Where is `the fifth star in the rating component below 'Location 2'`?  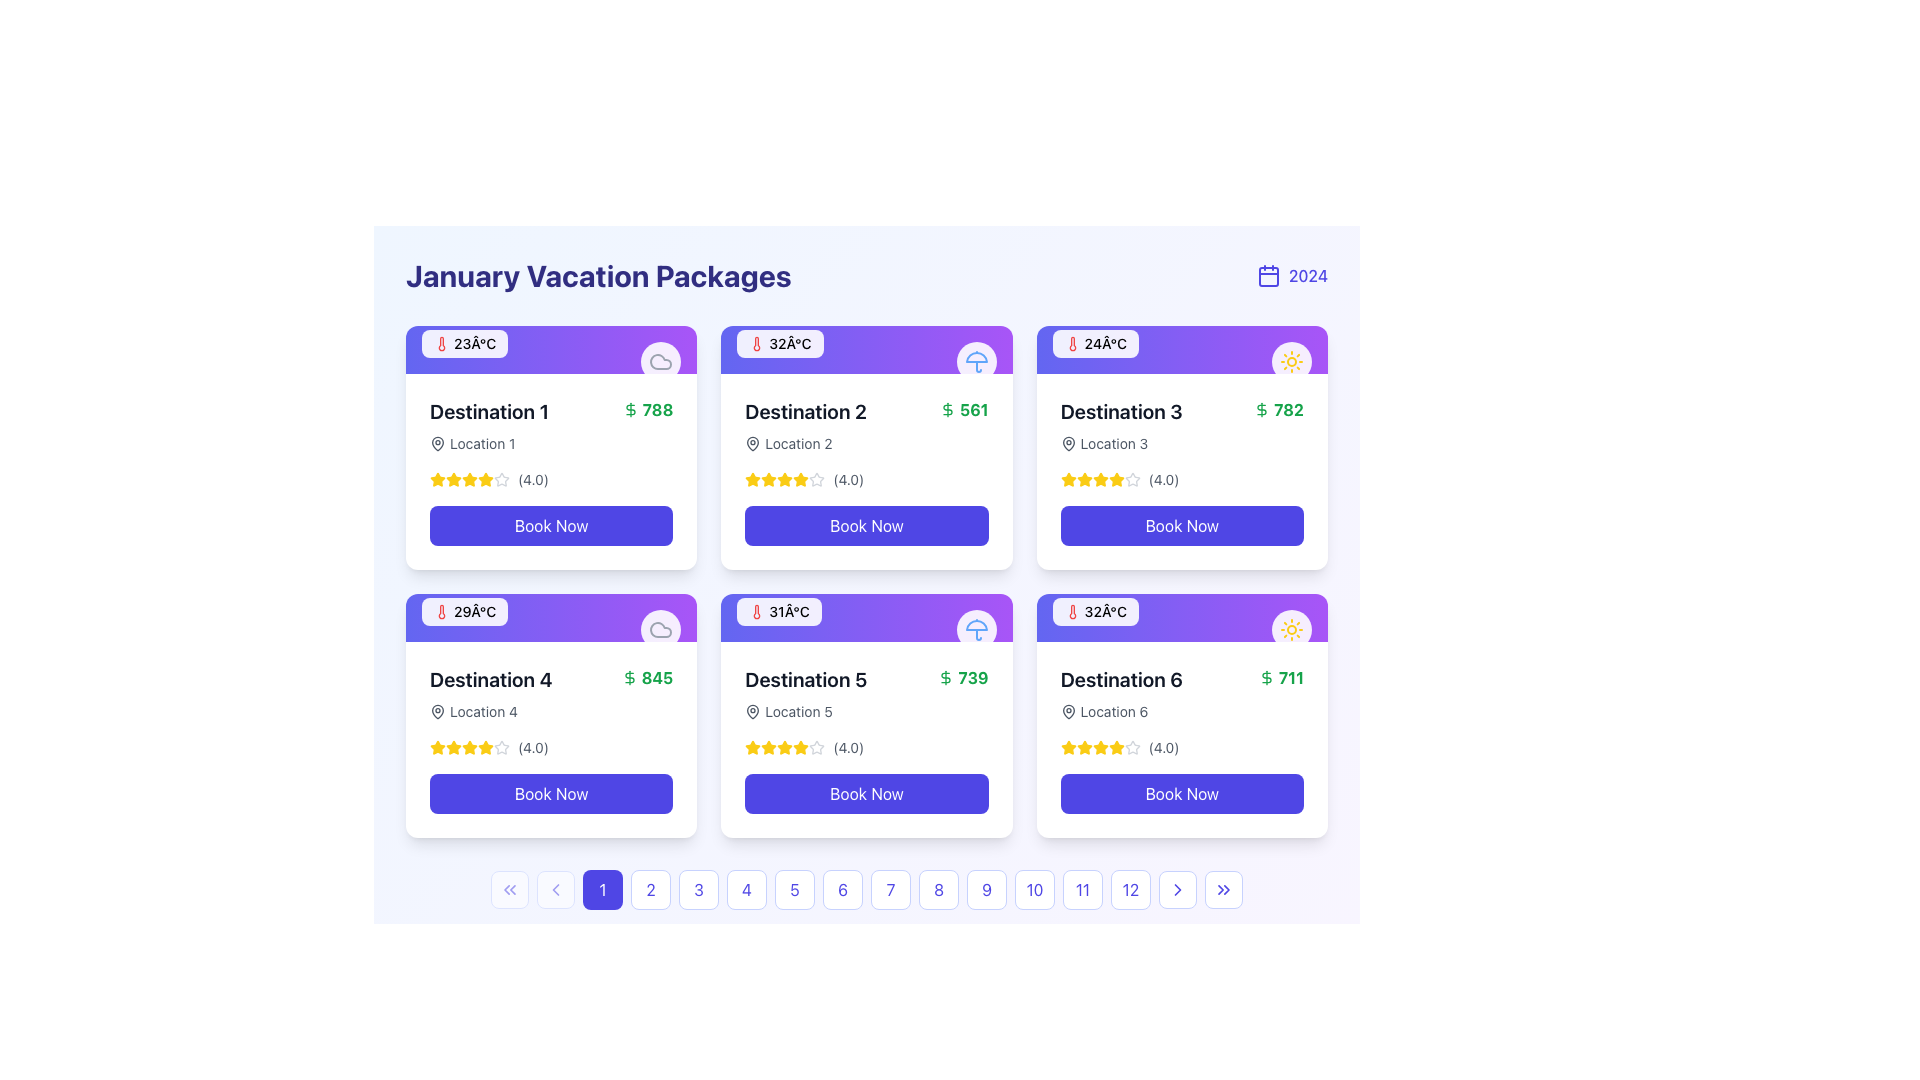 the fifth star in the rating component below 'Location 2' is located at coordinates (817, 479).